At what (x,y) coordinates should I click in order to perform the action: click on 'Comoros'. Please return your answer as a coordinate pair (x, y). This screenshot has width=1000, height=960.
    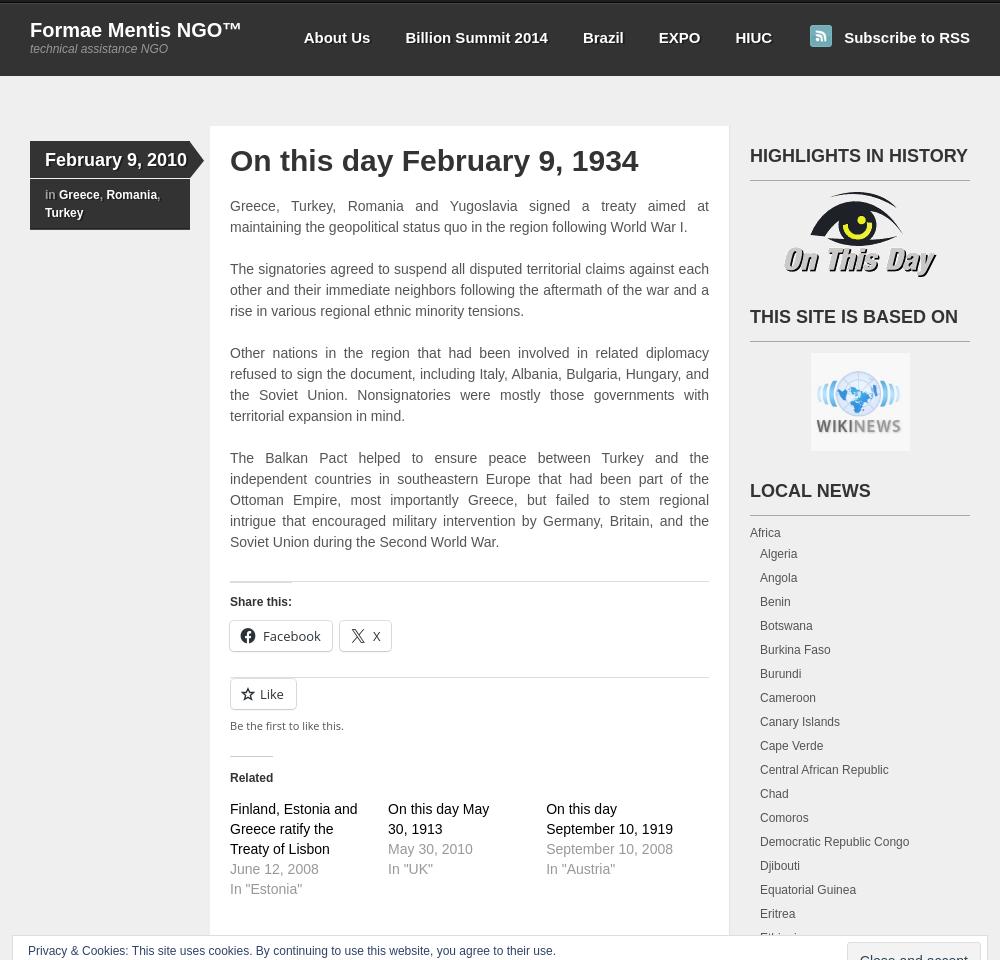
    Looking at the image, I should click on (784, 818).